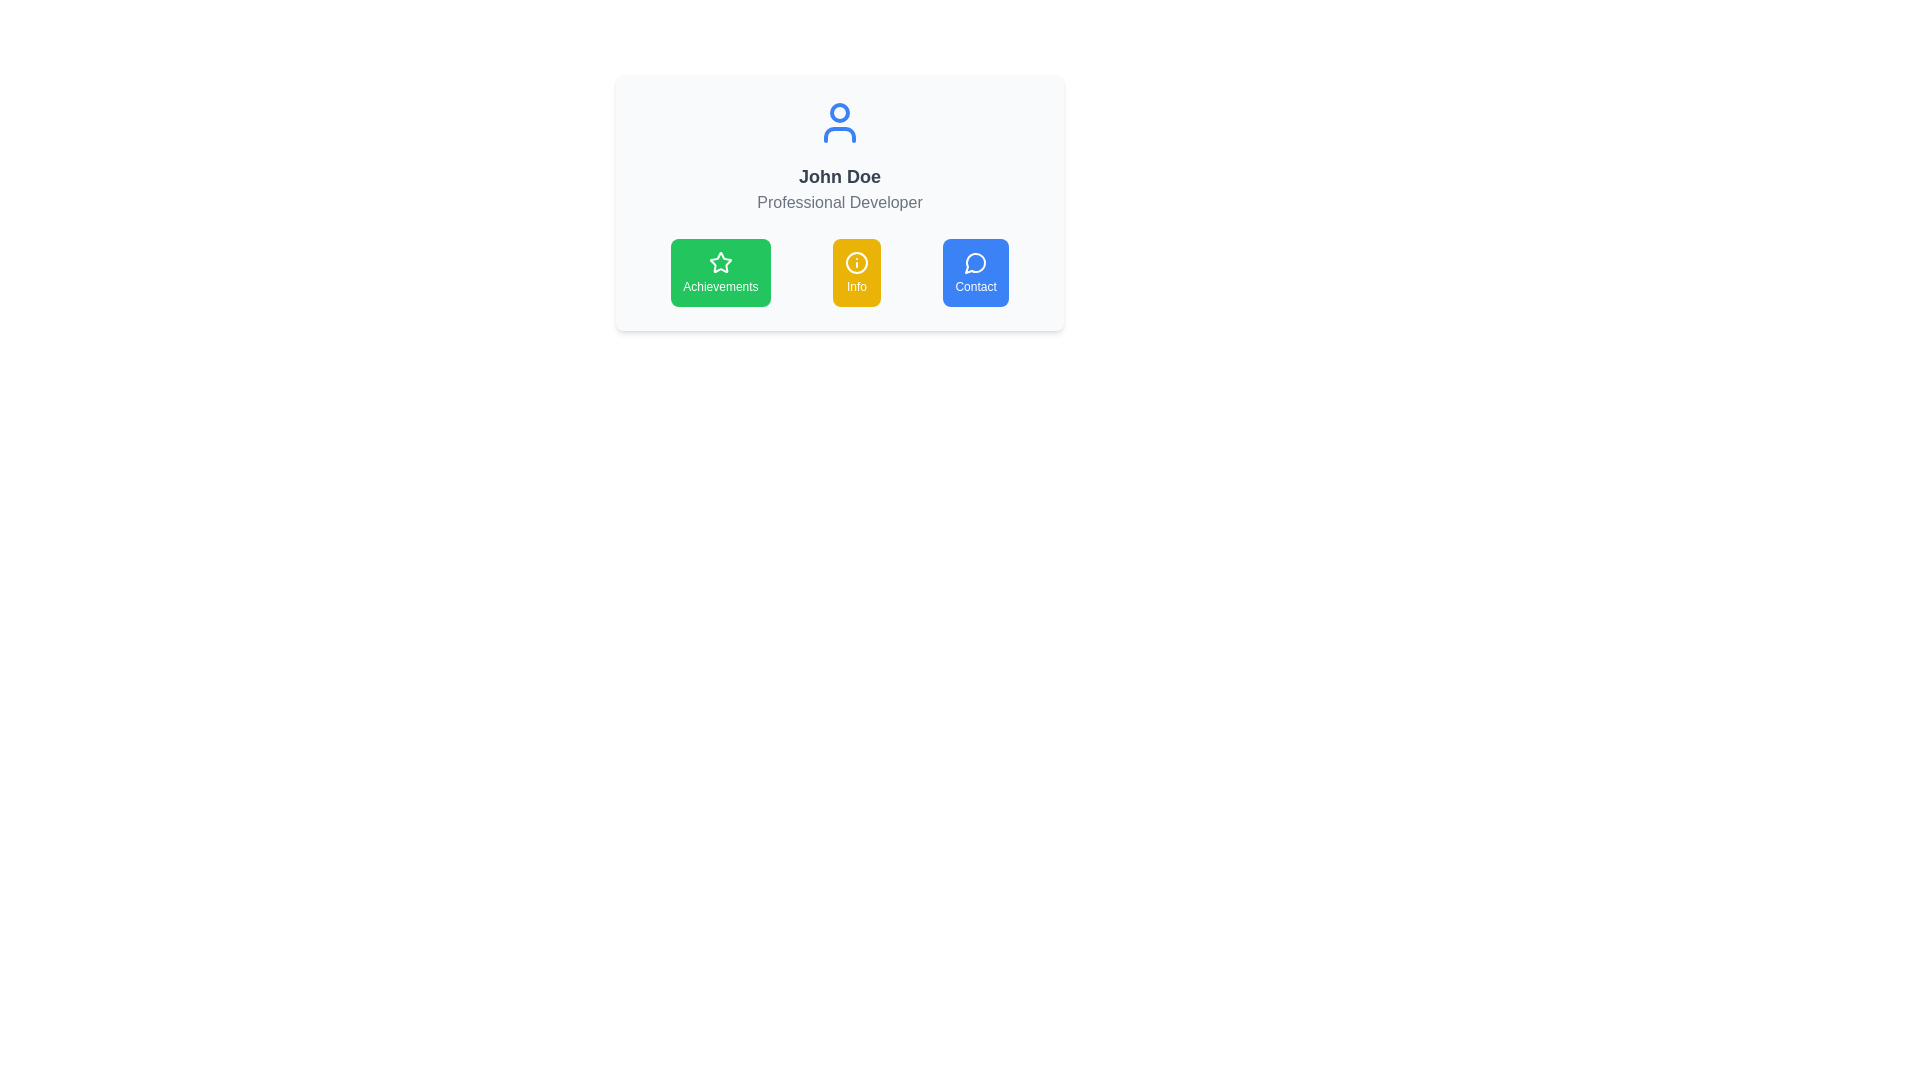 This screenshot has width=1920, height=1080. Describe the element at coordinates (840, 112) in the screenshot. I see `the SVG circle element representing the user's profile, which is styled as a user icon and located above the text 'John Doe' and 'Professional Developer'` at that location.